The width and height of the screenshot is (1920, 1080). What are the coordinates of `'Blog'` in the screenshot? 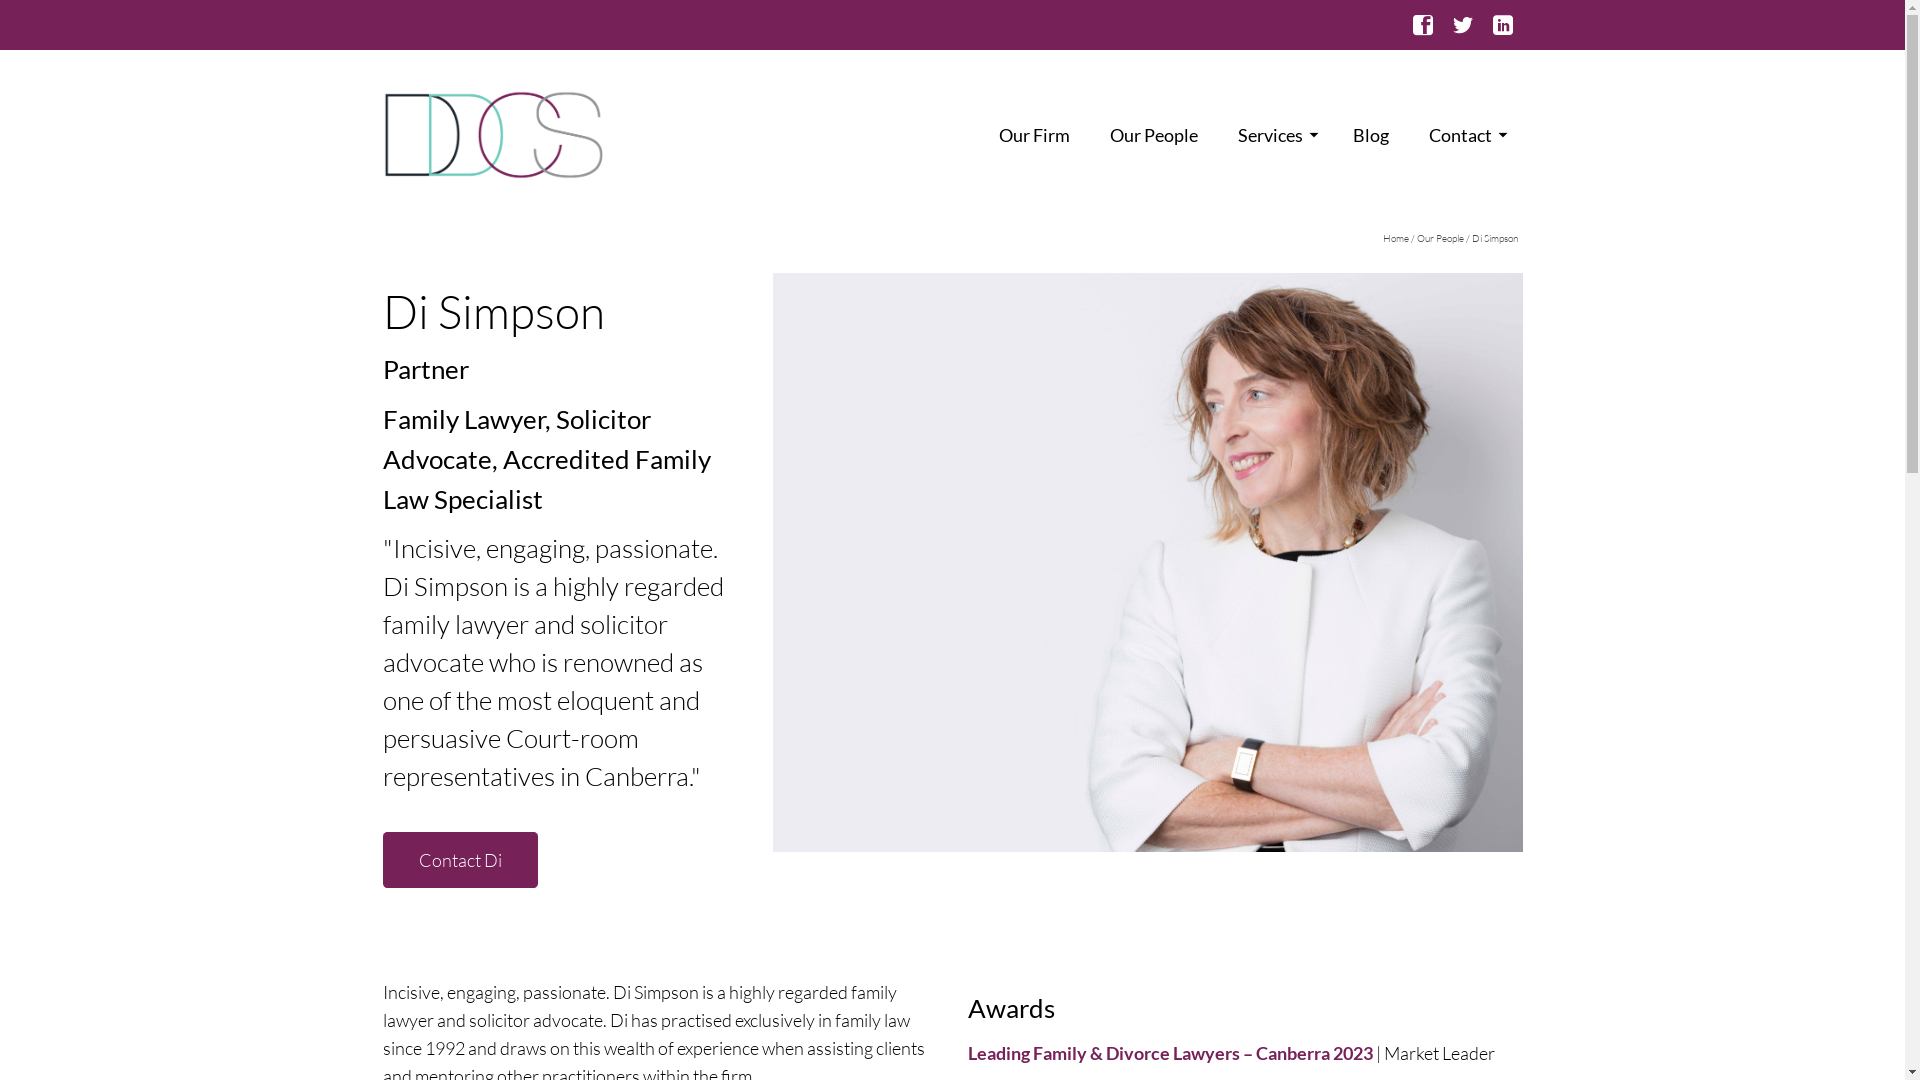 It's located at (1370, 135).